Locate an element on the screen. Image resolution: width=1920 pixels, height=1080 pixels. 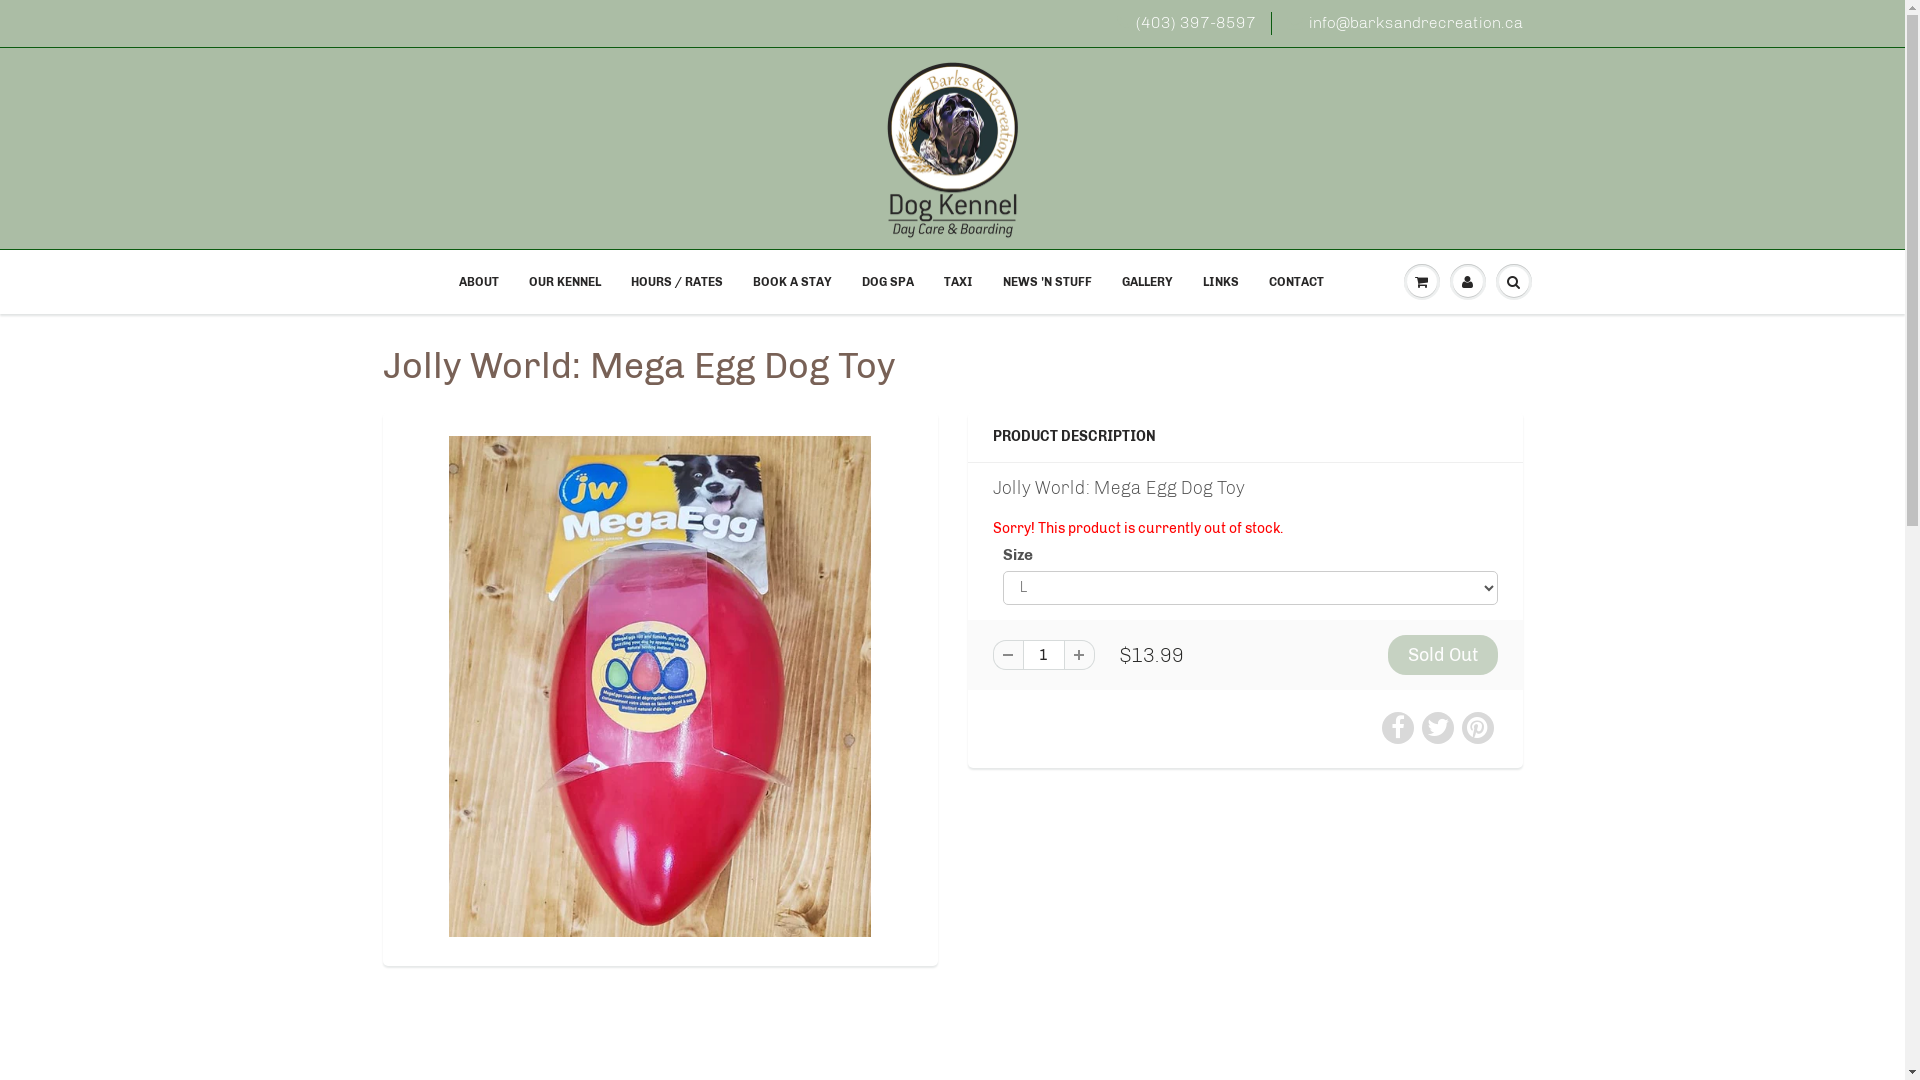
'TAXI' is located at coordinates (956, 281).